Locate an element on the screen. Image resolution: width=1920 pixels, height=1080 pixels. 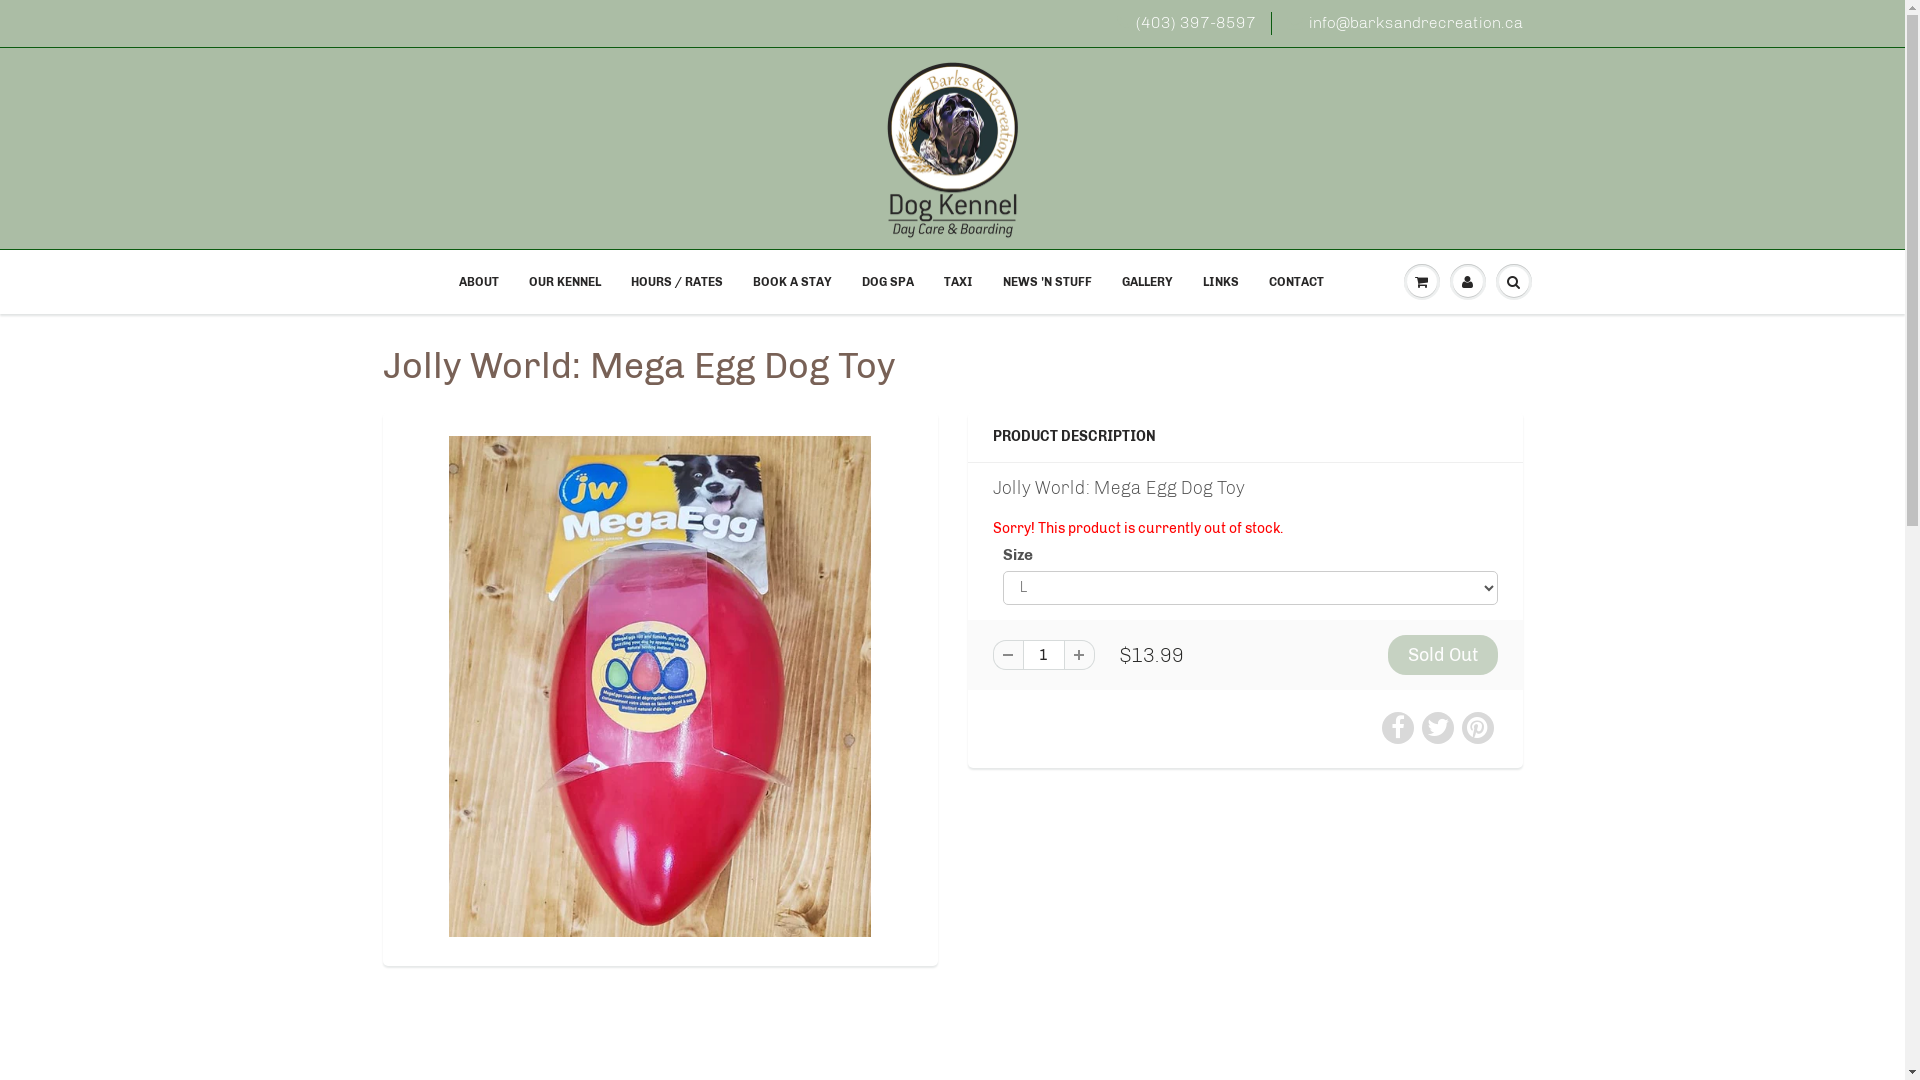
'TAXI' is located at coordinates (956, 281).